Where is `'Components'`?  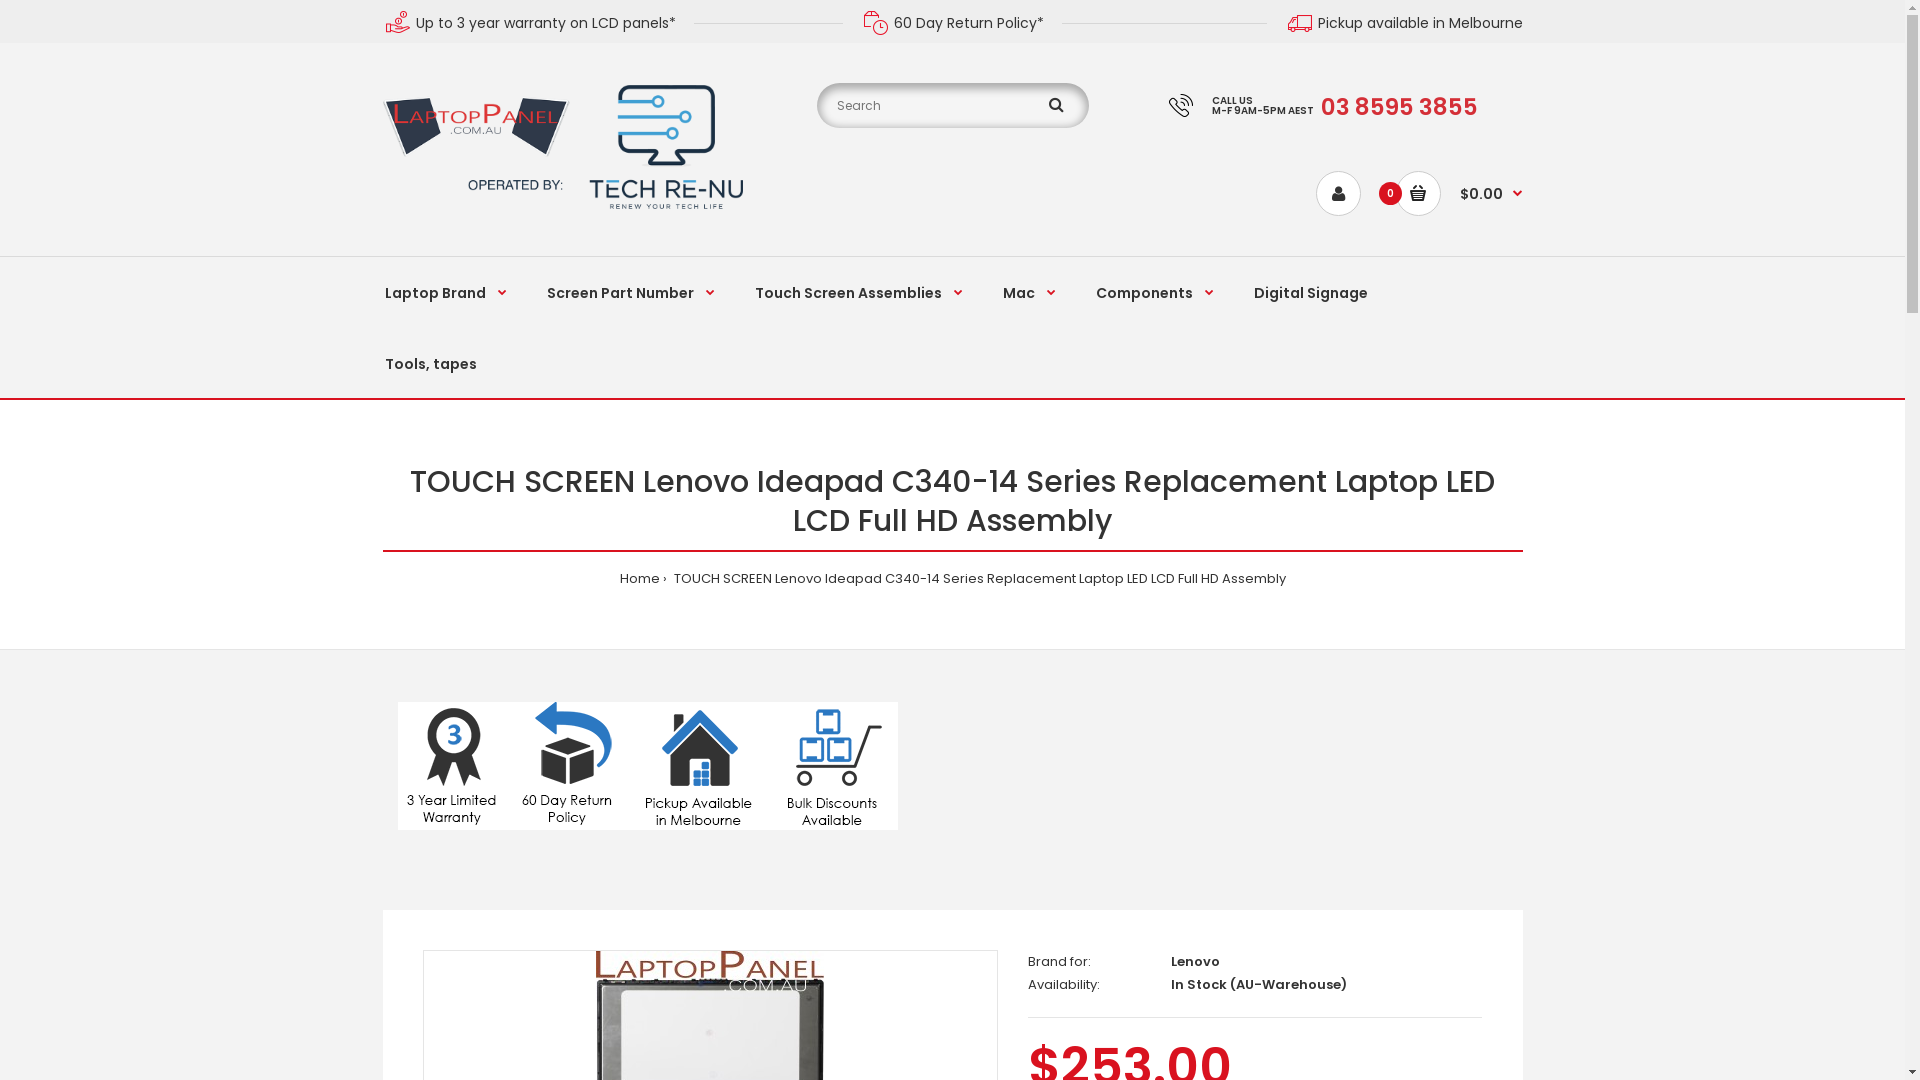 'Components' is located at coordinates (1155, 291).